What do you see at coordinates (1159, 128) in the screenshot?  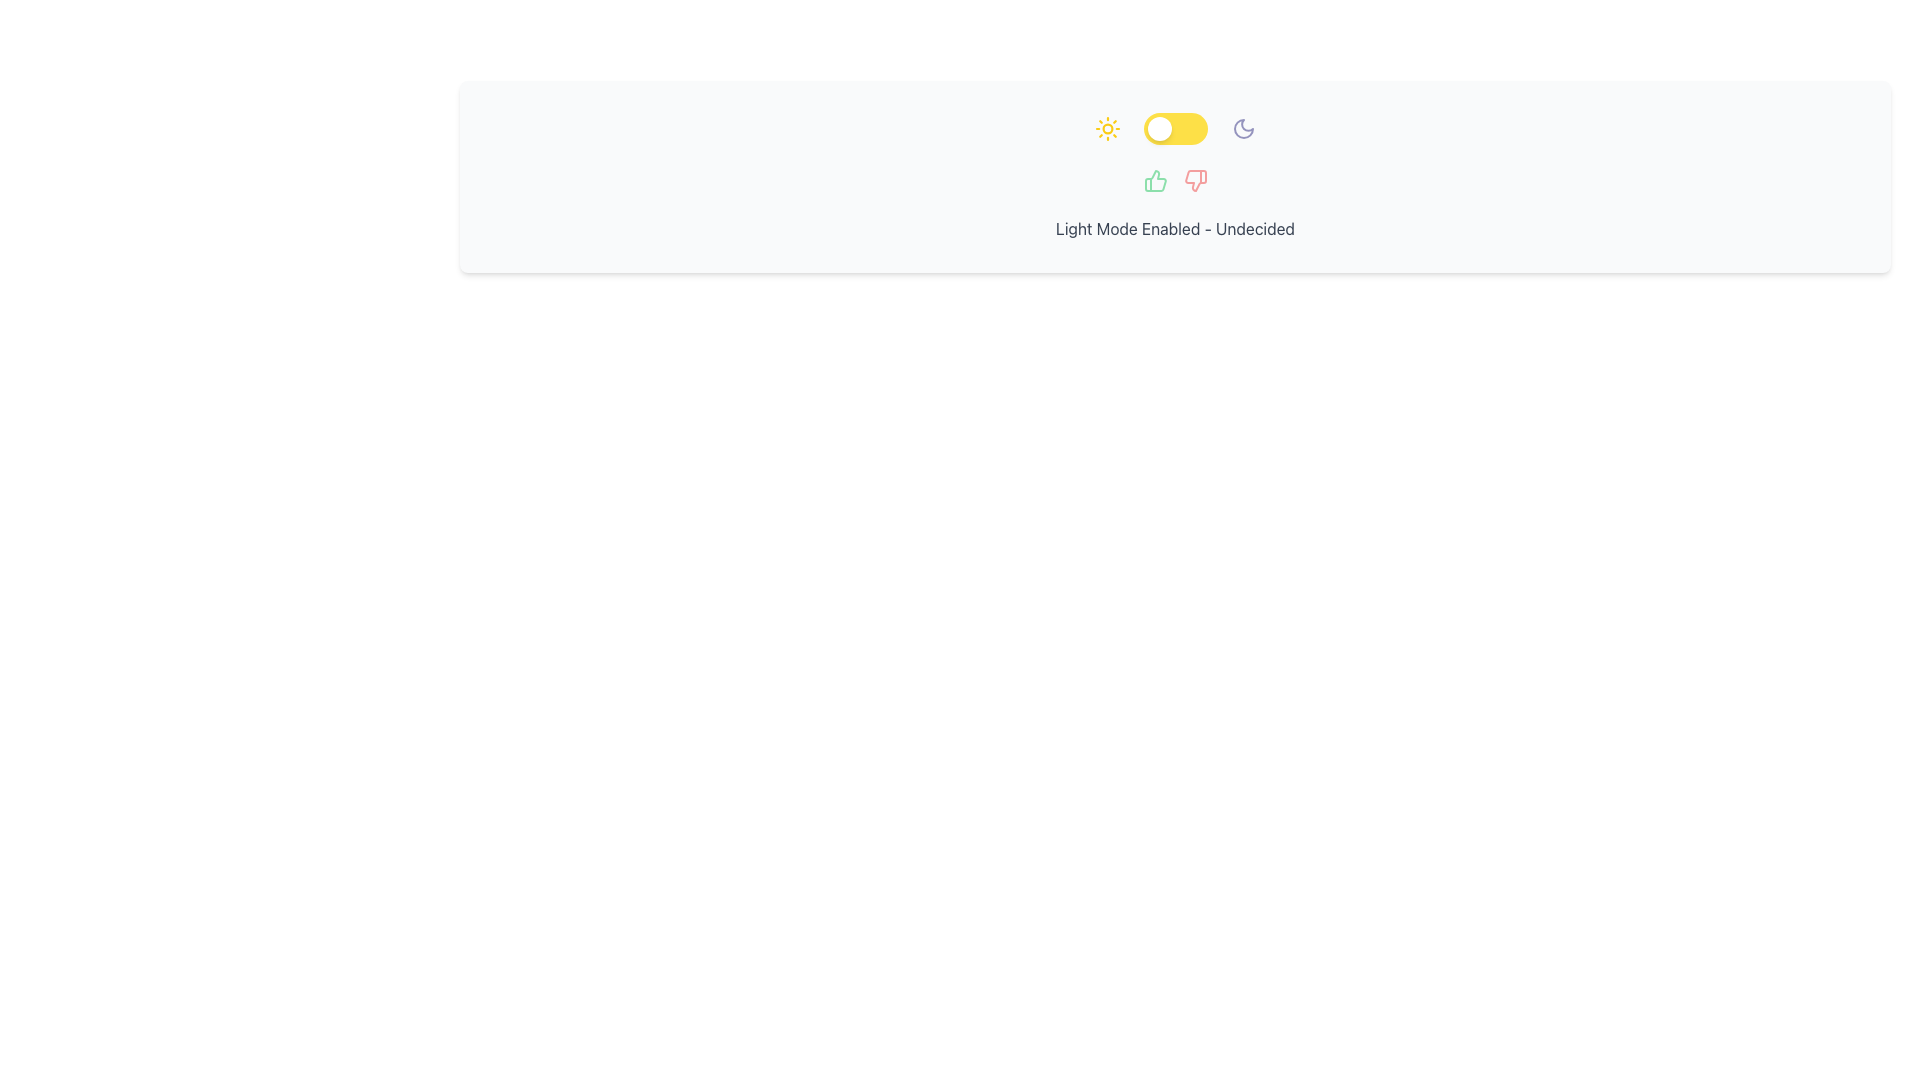 I see `the circular white toggle switch handle, which is located on the leftmost side of the toggle switch with a yellow background` at bounding box center [1159, 128].